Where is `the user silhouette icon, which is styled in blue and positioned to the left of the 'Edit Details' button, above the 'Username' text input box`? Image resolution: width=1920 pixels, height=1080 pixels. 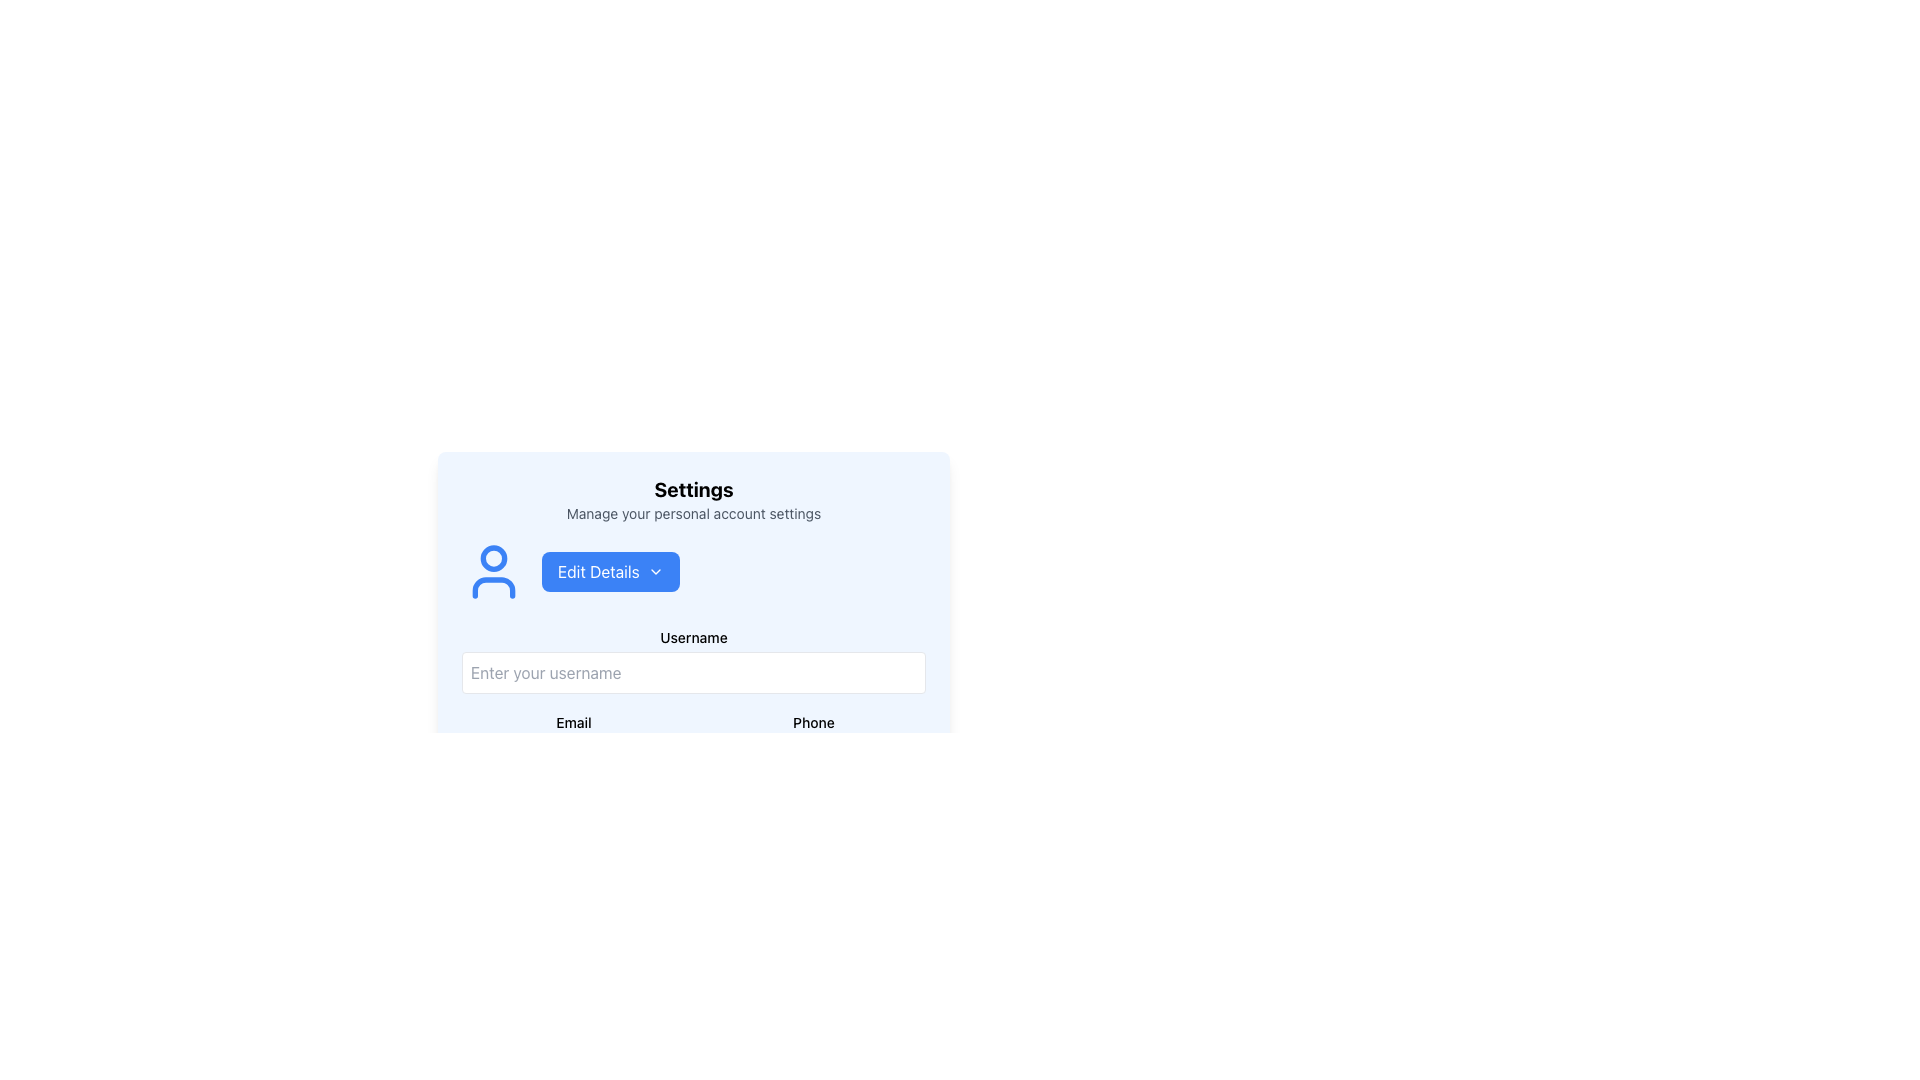 the user silhouette icon, which is styled in blue and positioned to the left of the 'Edit Details' button, above the 'Username' text input box is located at coordinates (494, 571).